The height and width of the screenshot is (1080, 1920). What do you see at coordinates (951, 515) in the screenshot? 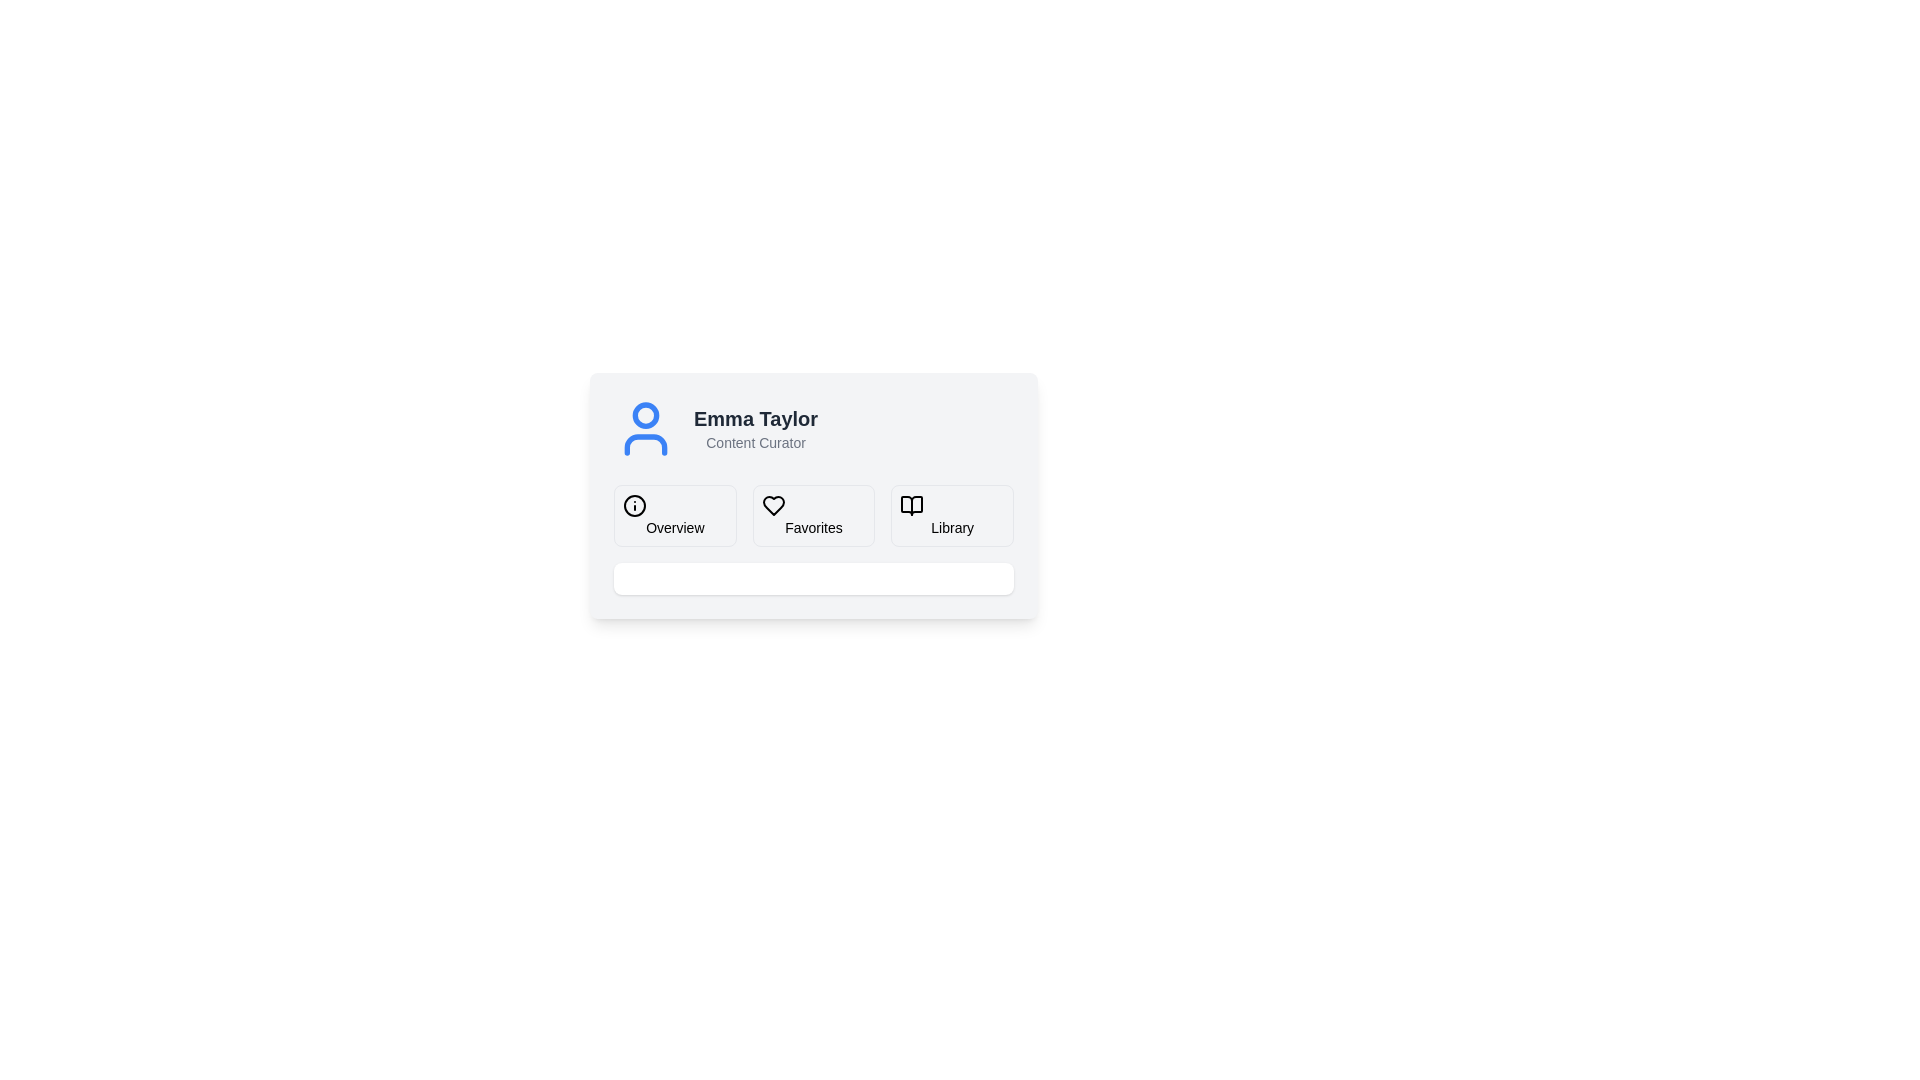
I see `the 'Library' button, which features a black open book icon and is the third button in a horizontal group below the user's name` at bounding box center [951, 515].